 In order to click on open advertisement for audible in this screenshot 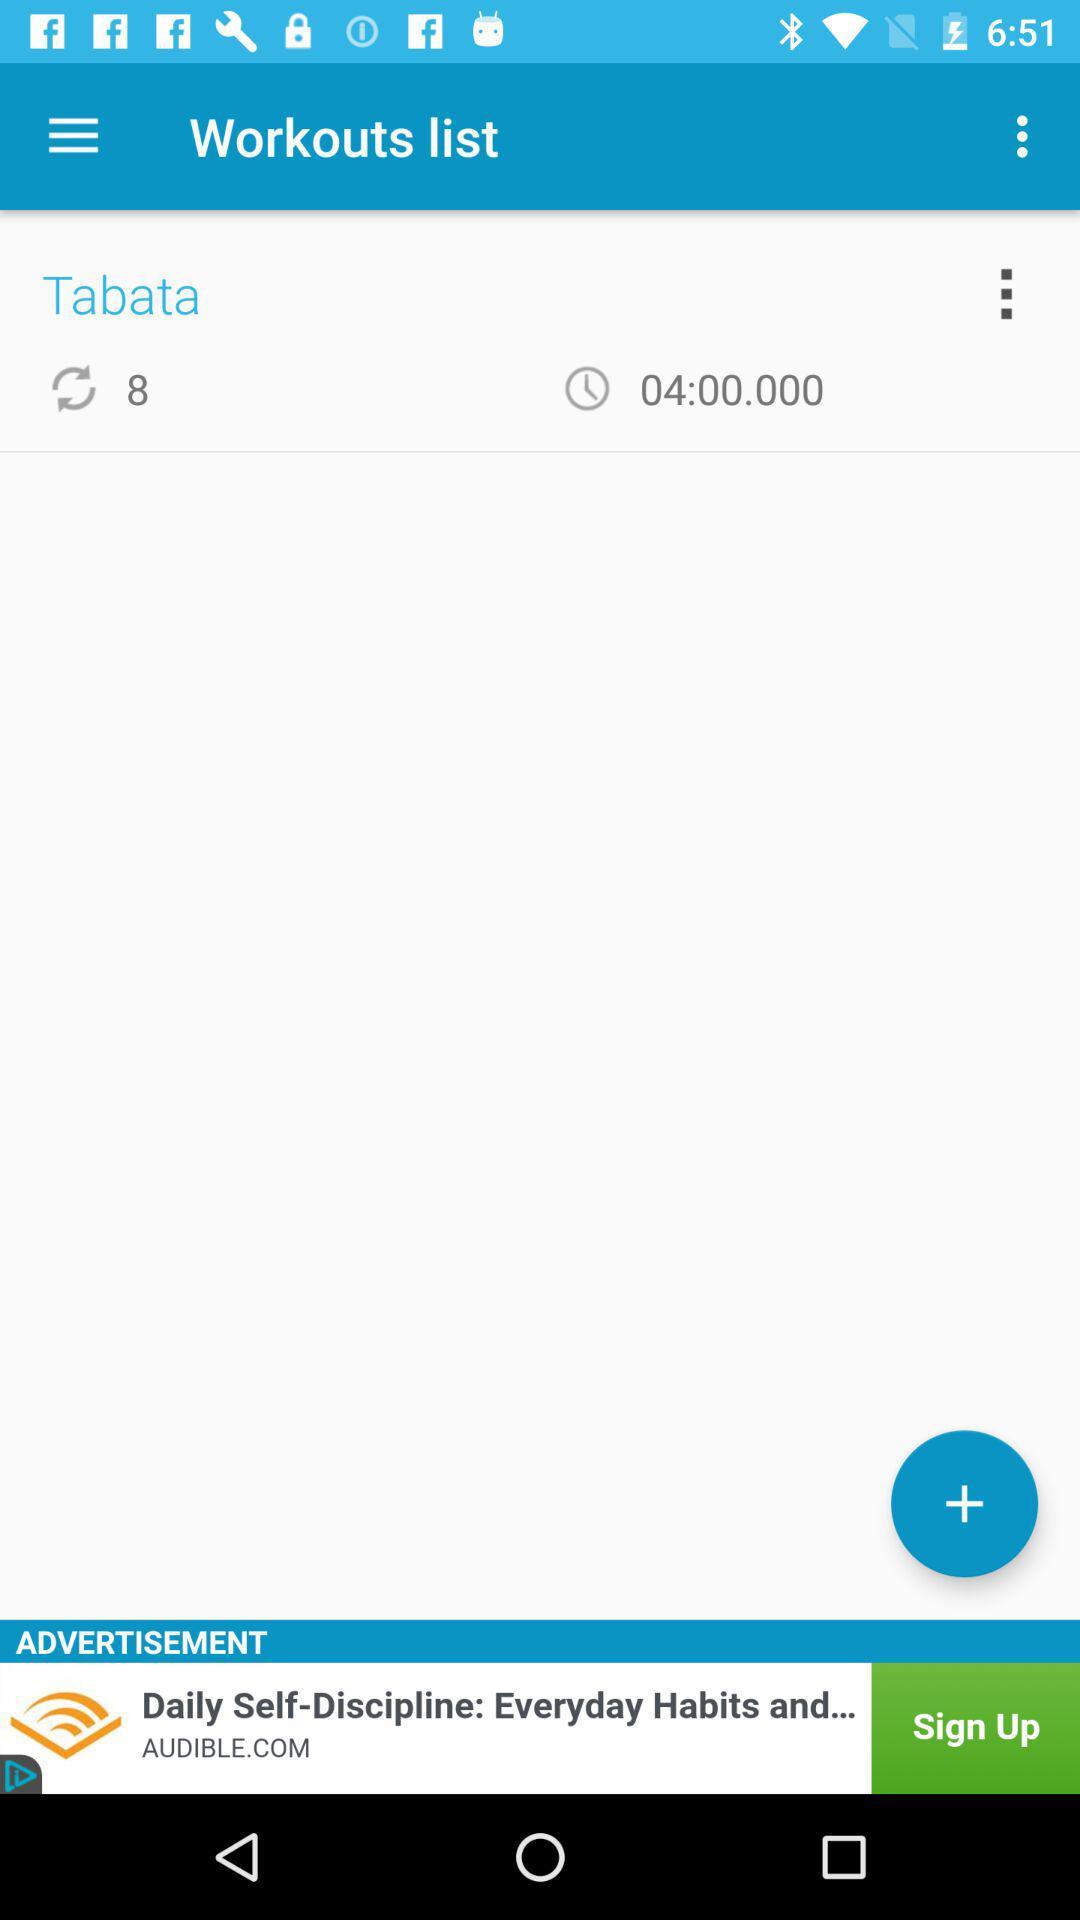, I will do `click(540, 1727)`.